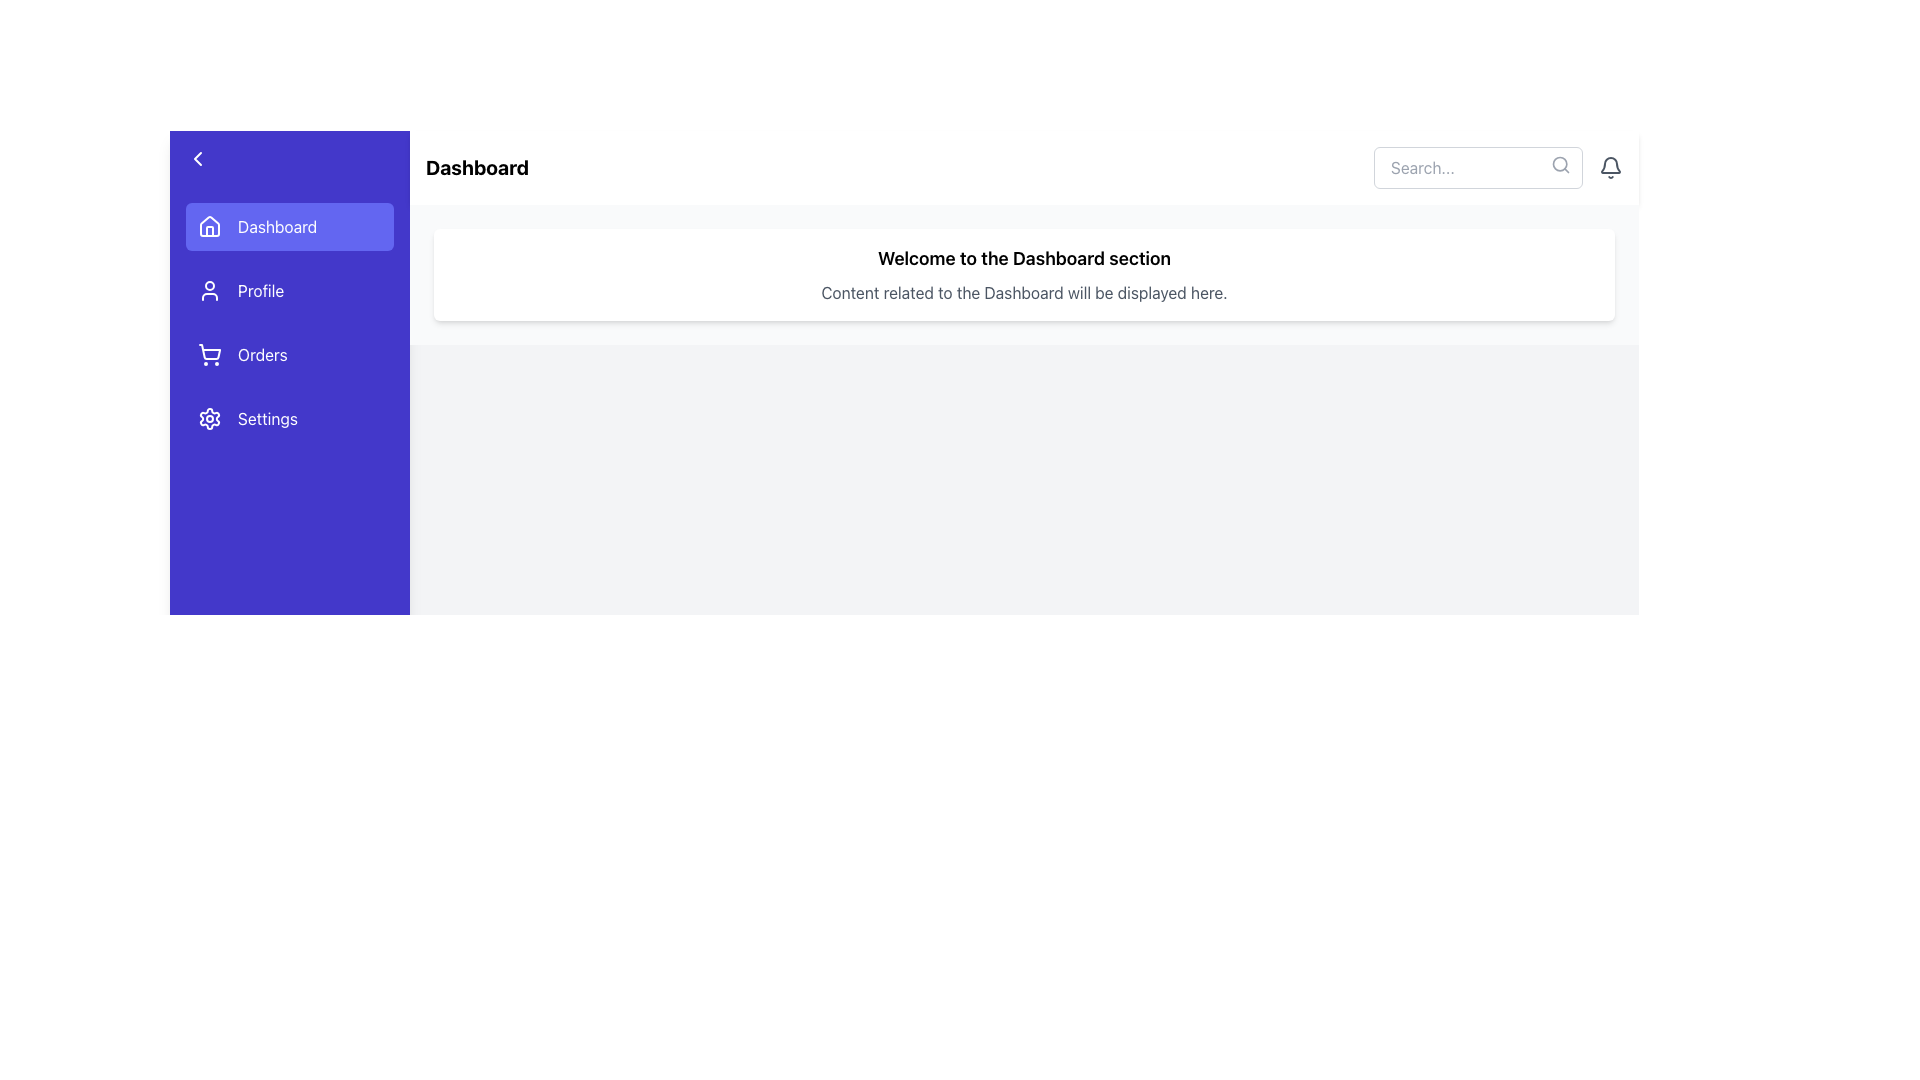 Image resolution: width=1920 pixels, height=1080 pixels. I want to click on the 'Orders' text label located in the left sidebar, positioned between the 'Profile' and 'Settings' text, so click(261, 353).